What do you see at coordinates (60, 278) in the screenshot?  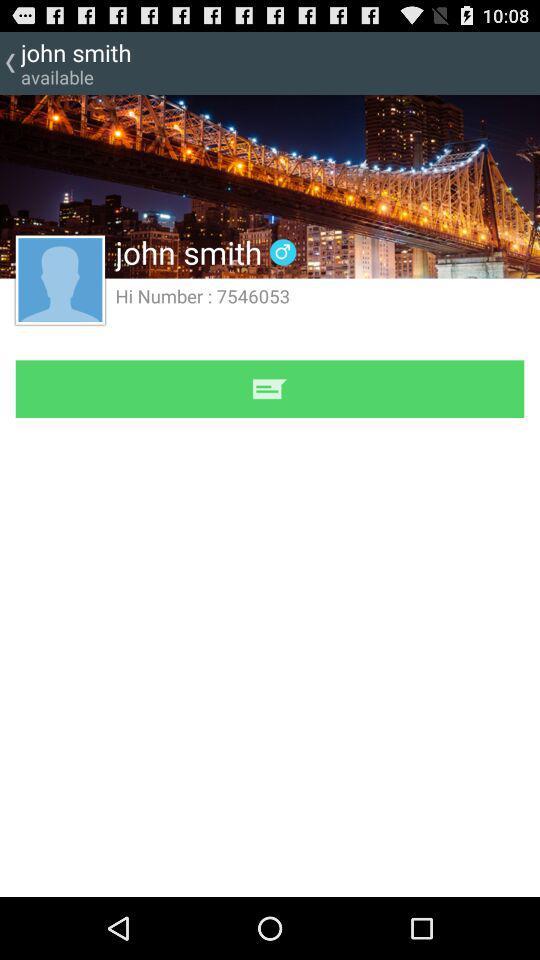 I see `item next to the hi number : 7546053 item` at bounding box center [60, 278].